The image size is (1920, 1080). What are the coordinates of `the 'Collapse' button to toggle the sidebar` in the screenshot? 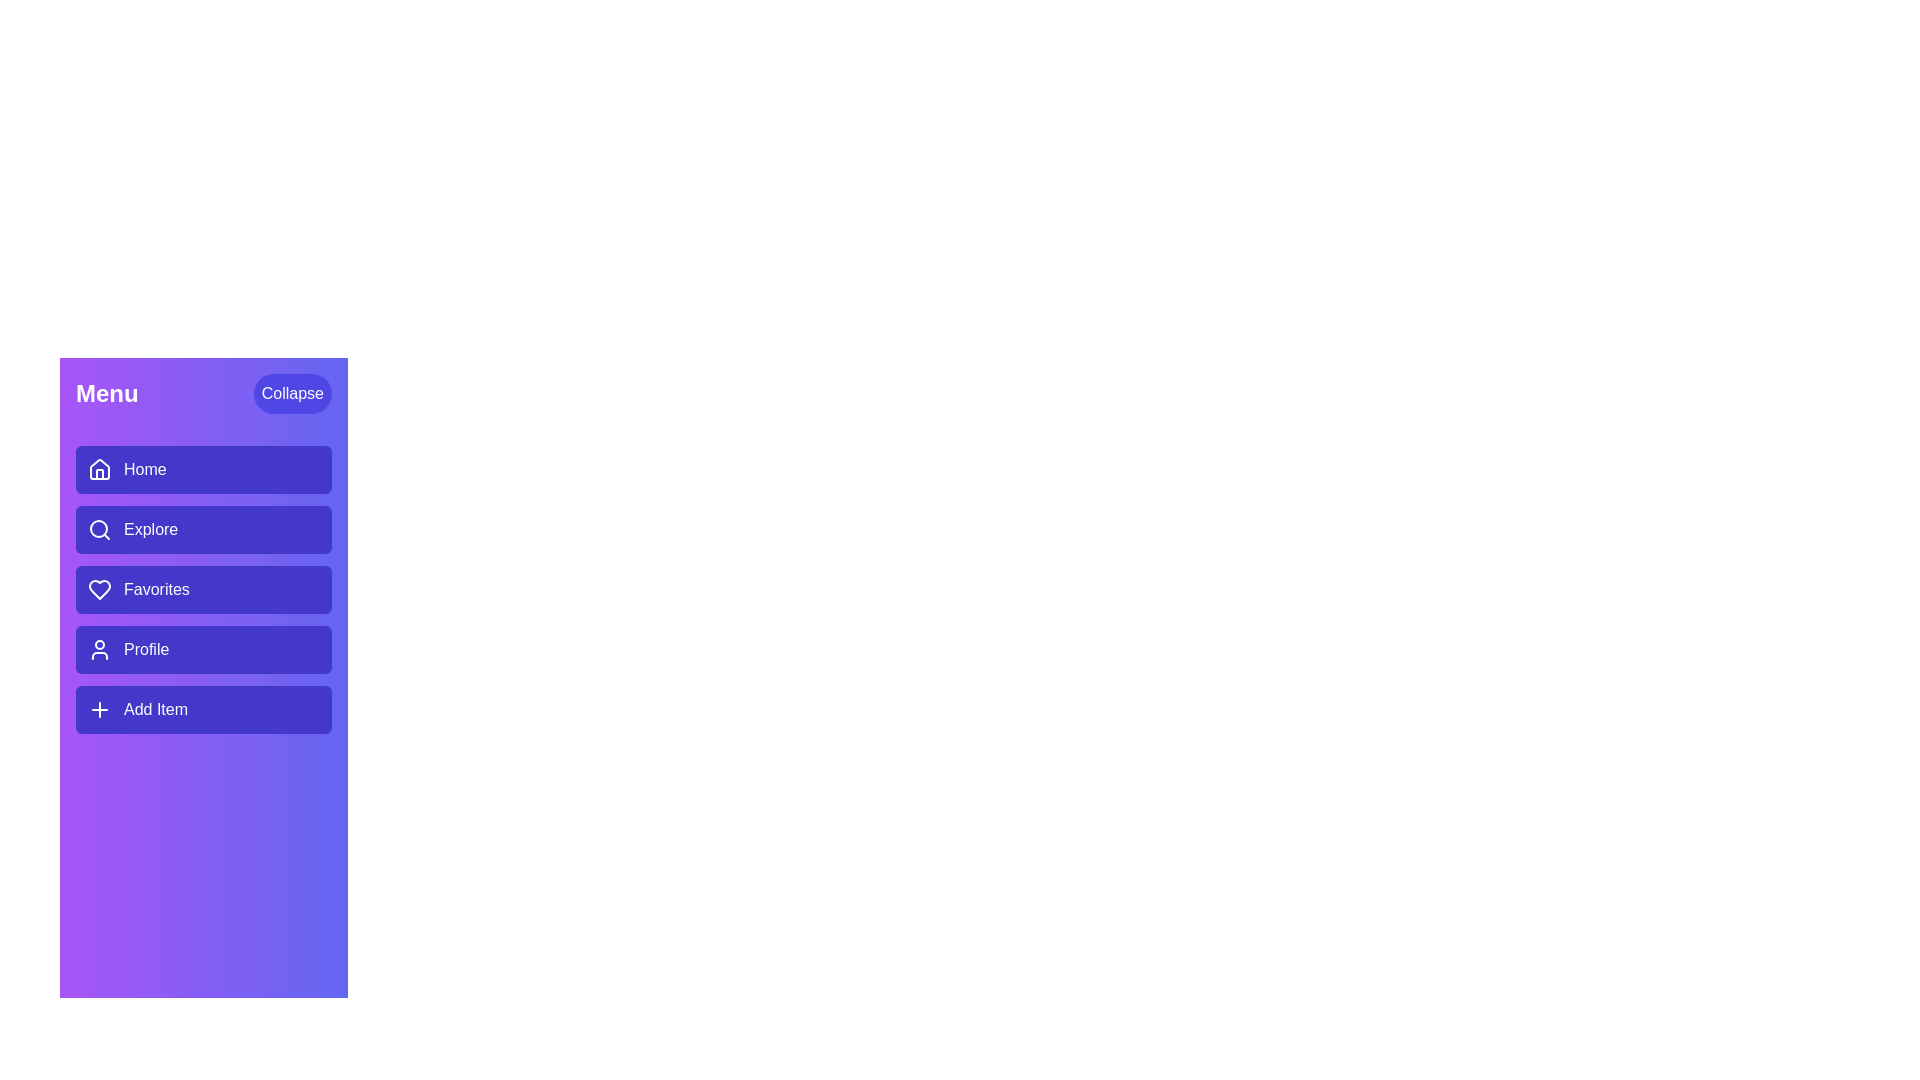 It's located at (291, 393).